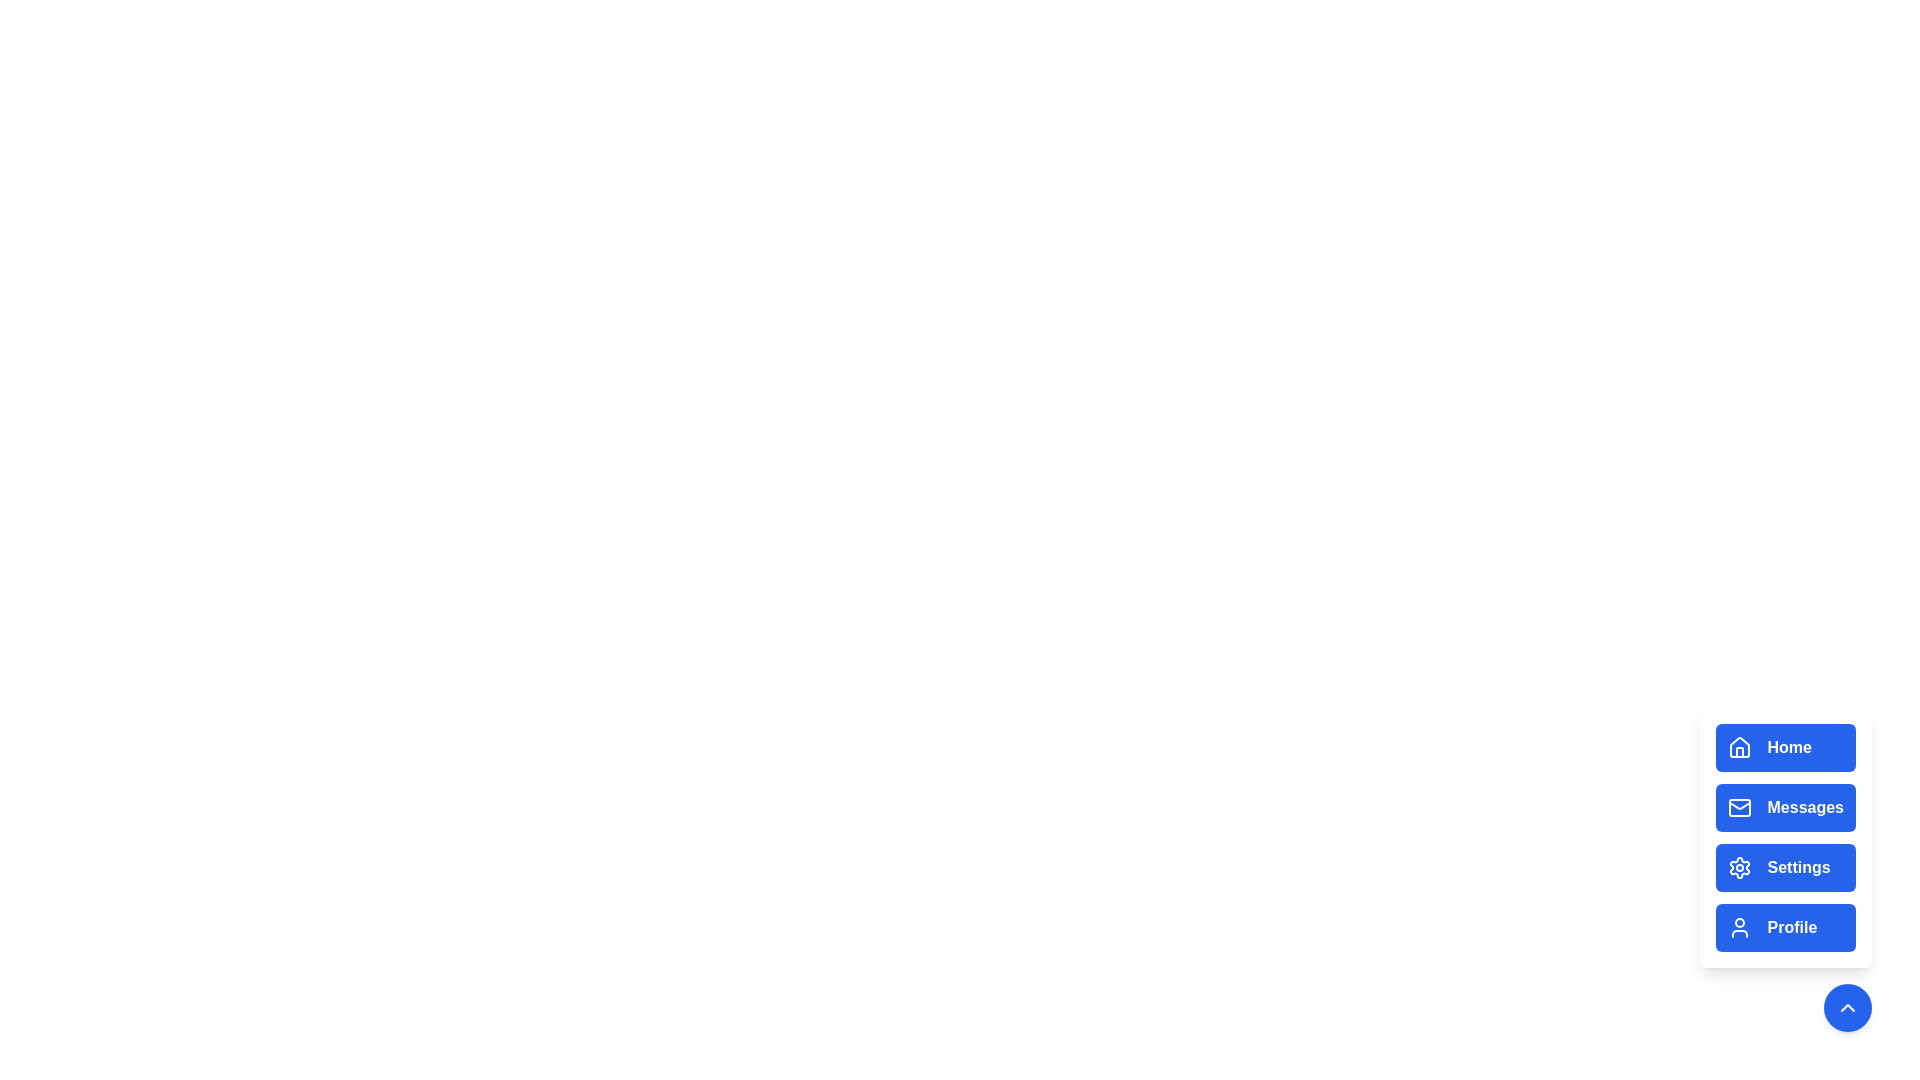 The image size is (1920, 1080). Describe the element at coordinates (1785, 806) in the screenshot. I see `the Messages button in the menu` at that location.